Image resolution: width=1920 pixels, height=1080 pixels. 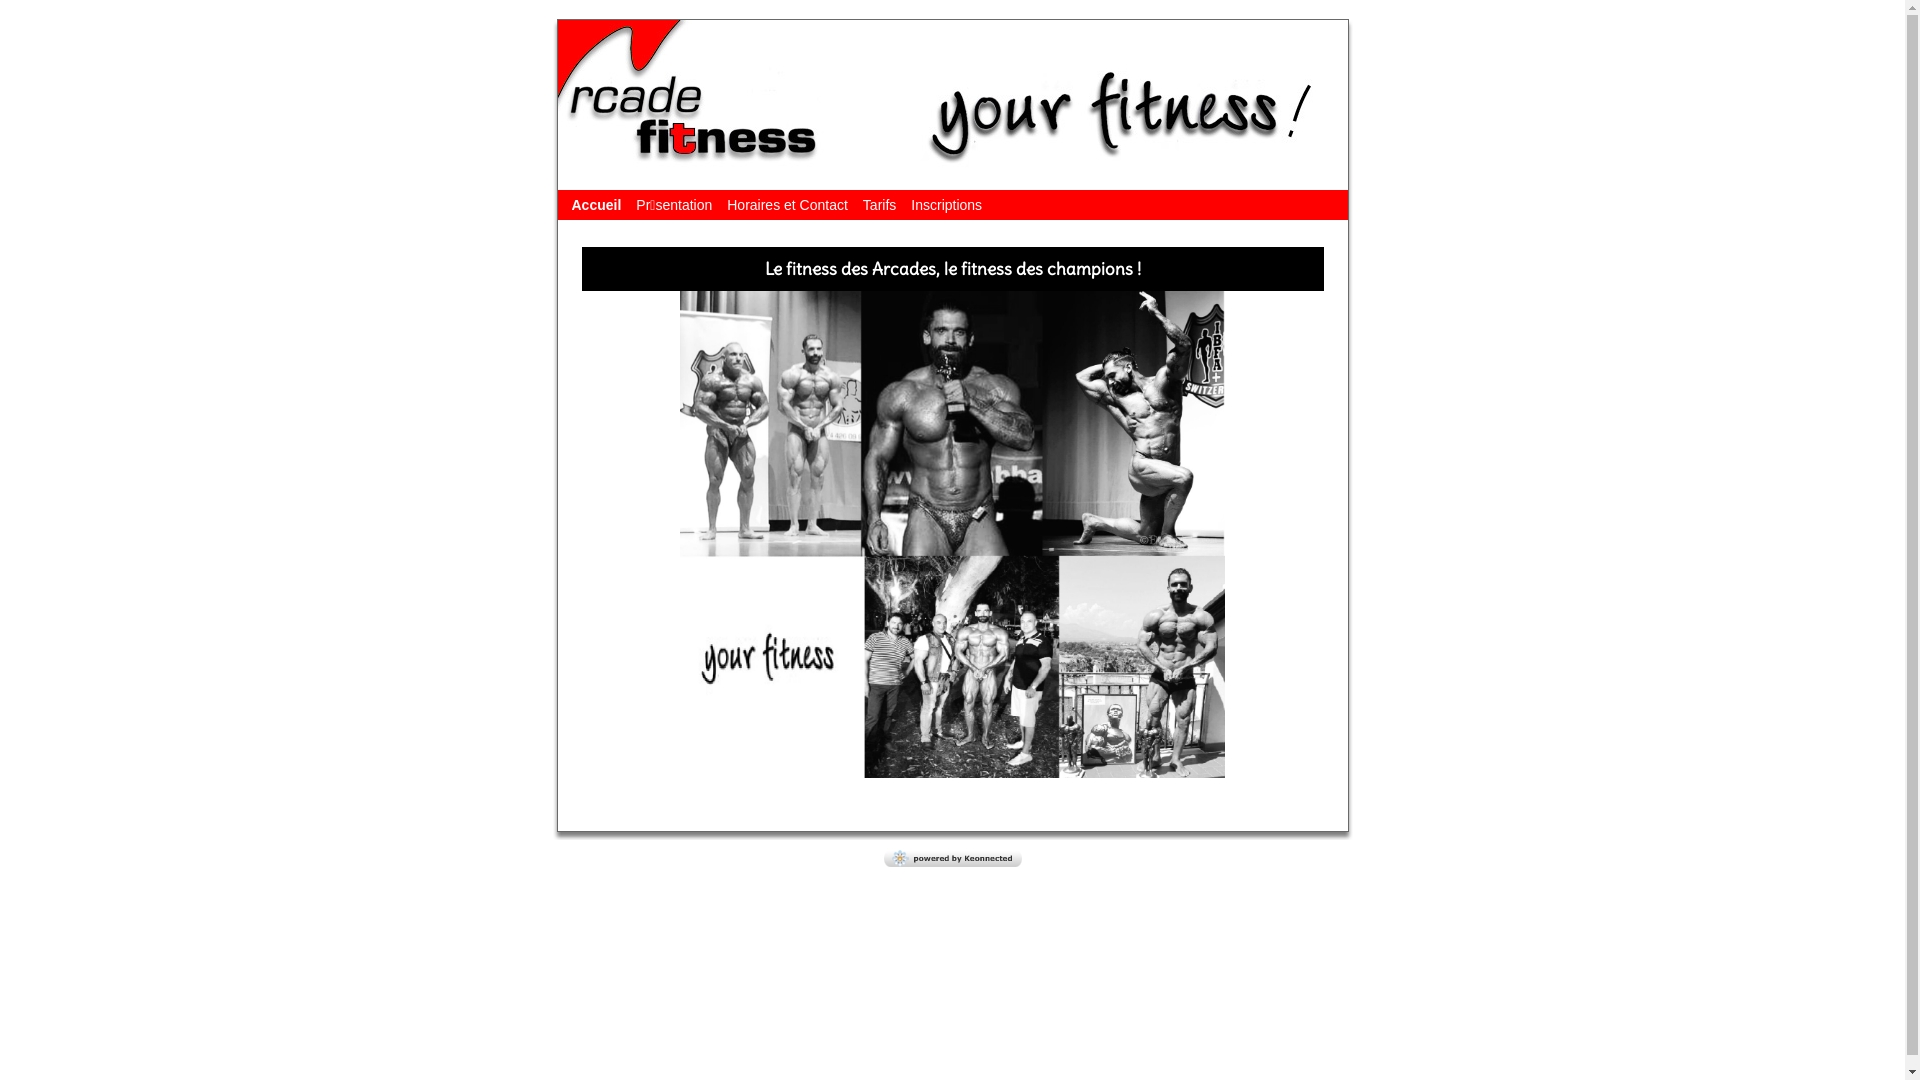 I want to click on 'Keonnected', so click(x=952, y=857).